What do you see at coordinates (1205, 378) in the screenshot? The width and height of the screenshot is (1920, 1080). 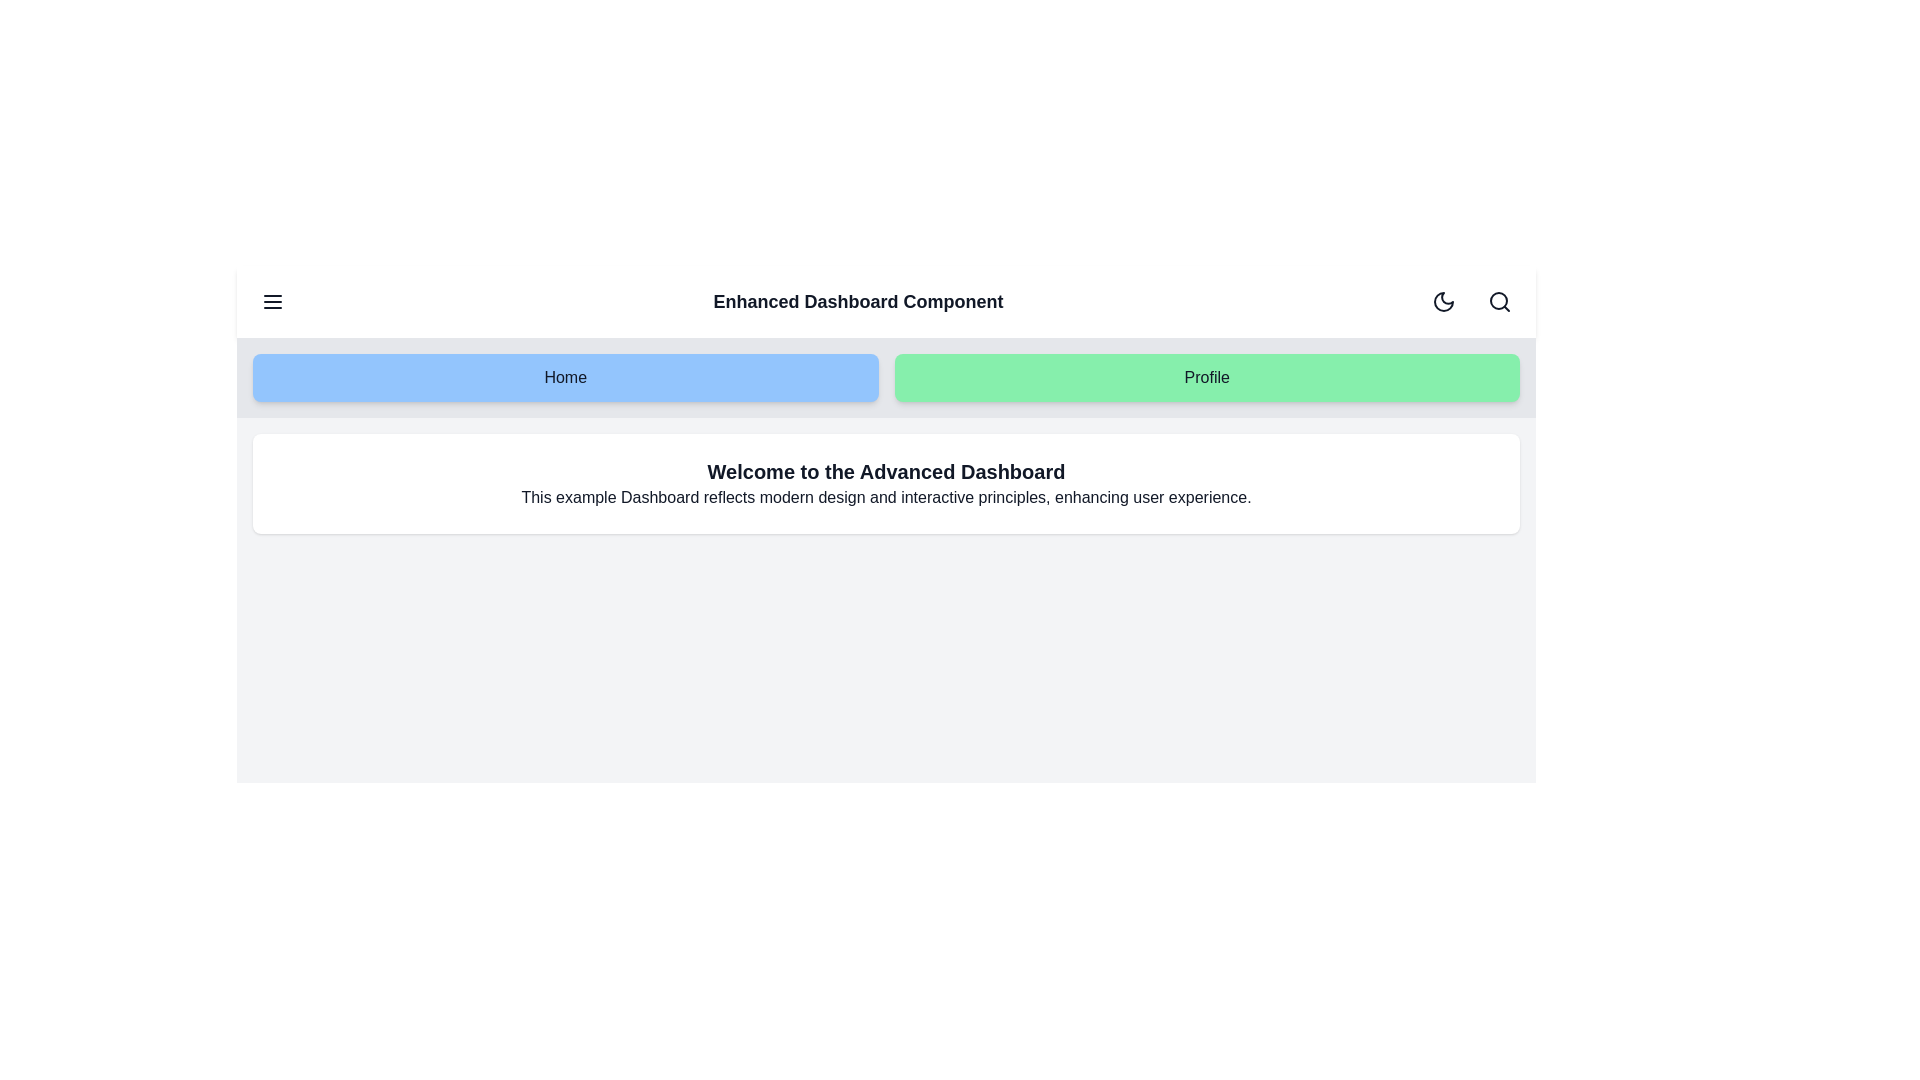 I see `the 'Profile' button to navigate to the 'Profile' section` at bounding box center [1205, 378].